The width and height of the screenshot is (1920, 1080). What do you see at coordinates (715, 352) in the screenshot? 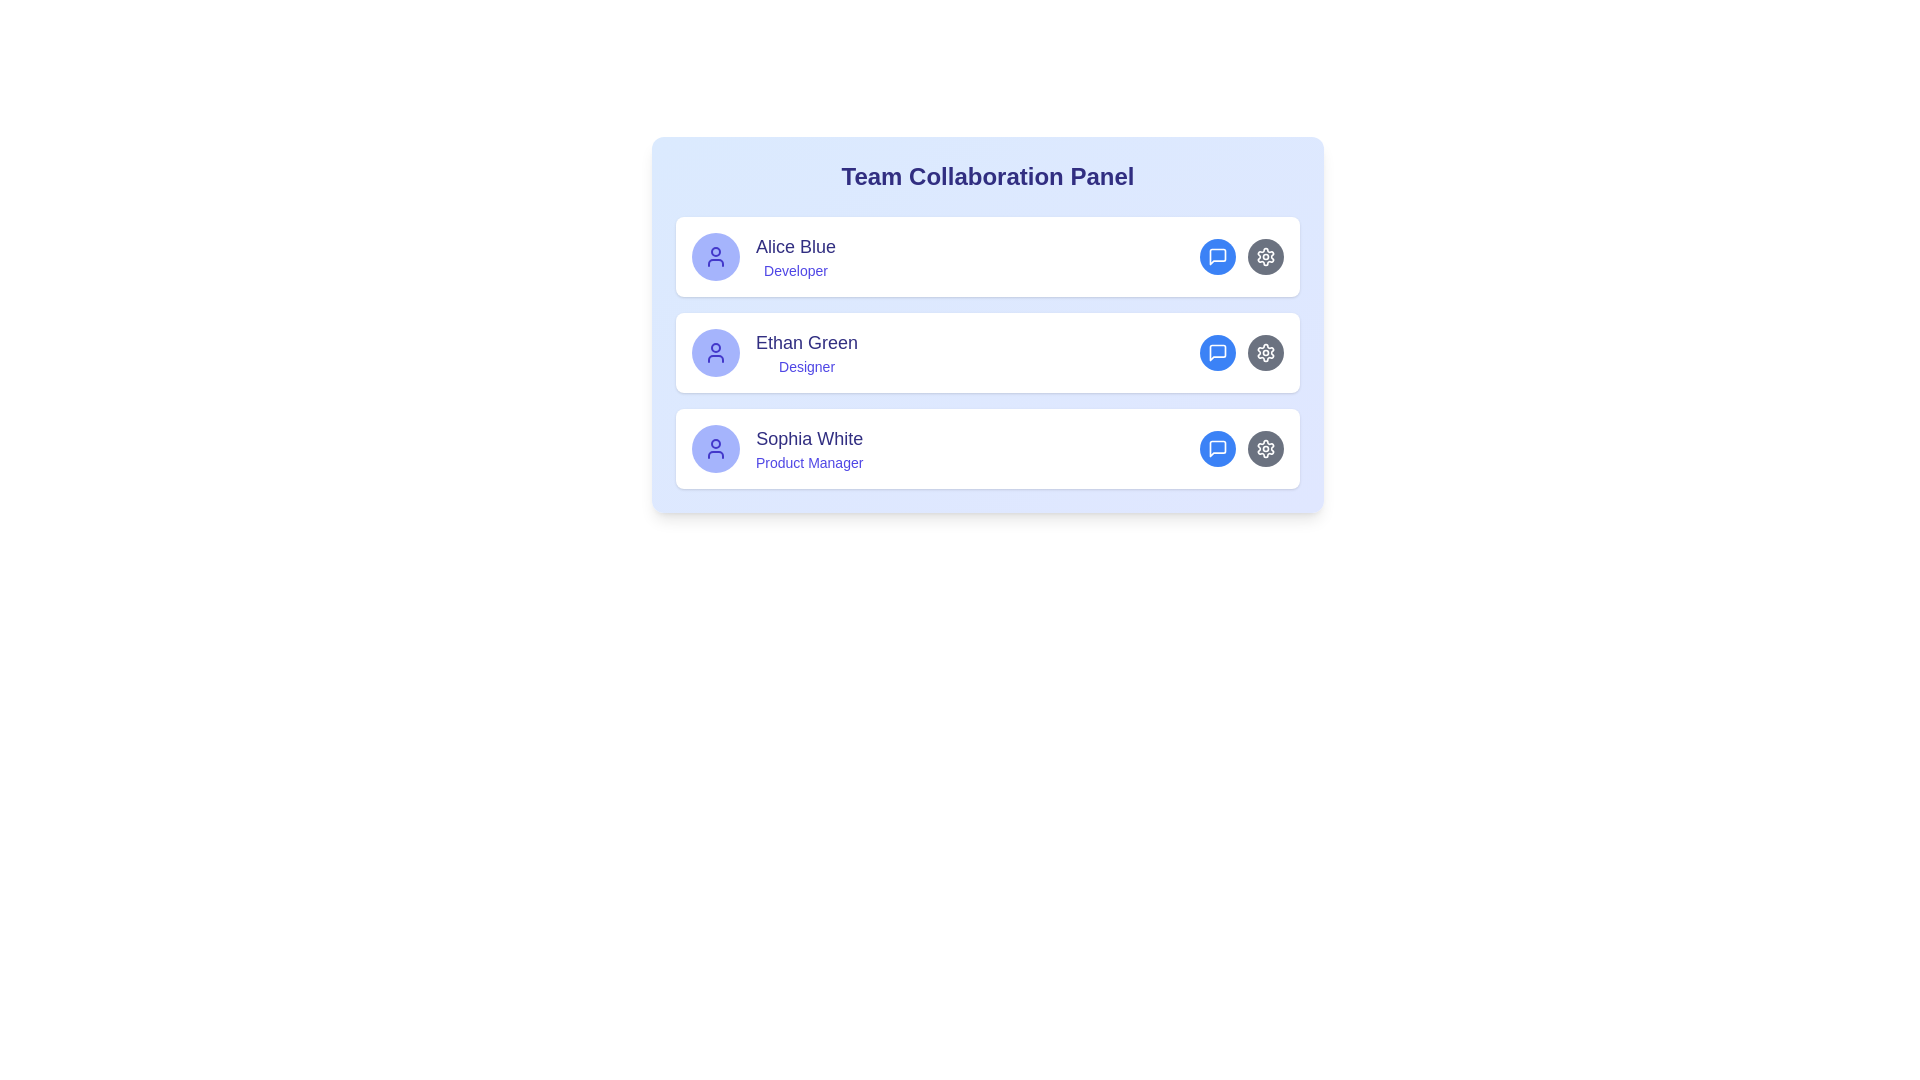
I see `the user icon representing 'Ethan Green', which is the leftmost element in the second row of the Team Collaboration Panel, located inside a rounded indigo-background circle` at bounding box center [715, 352].